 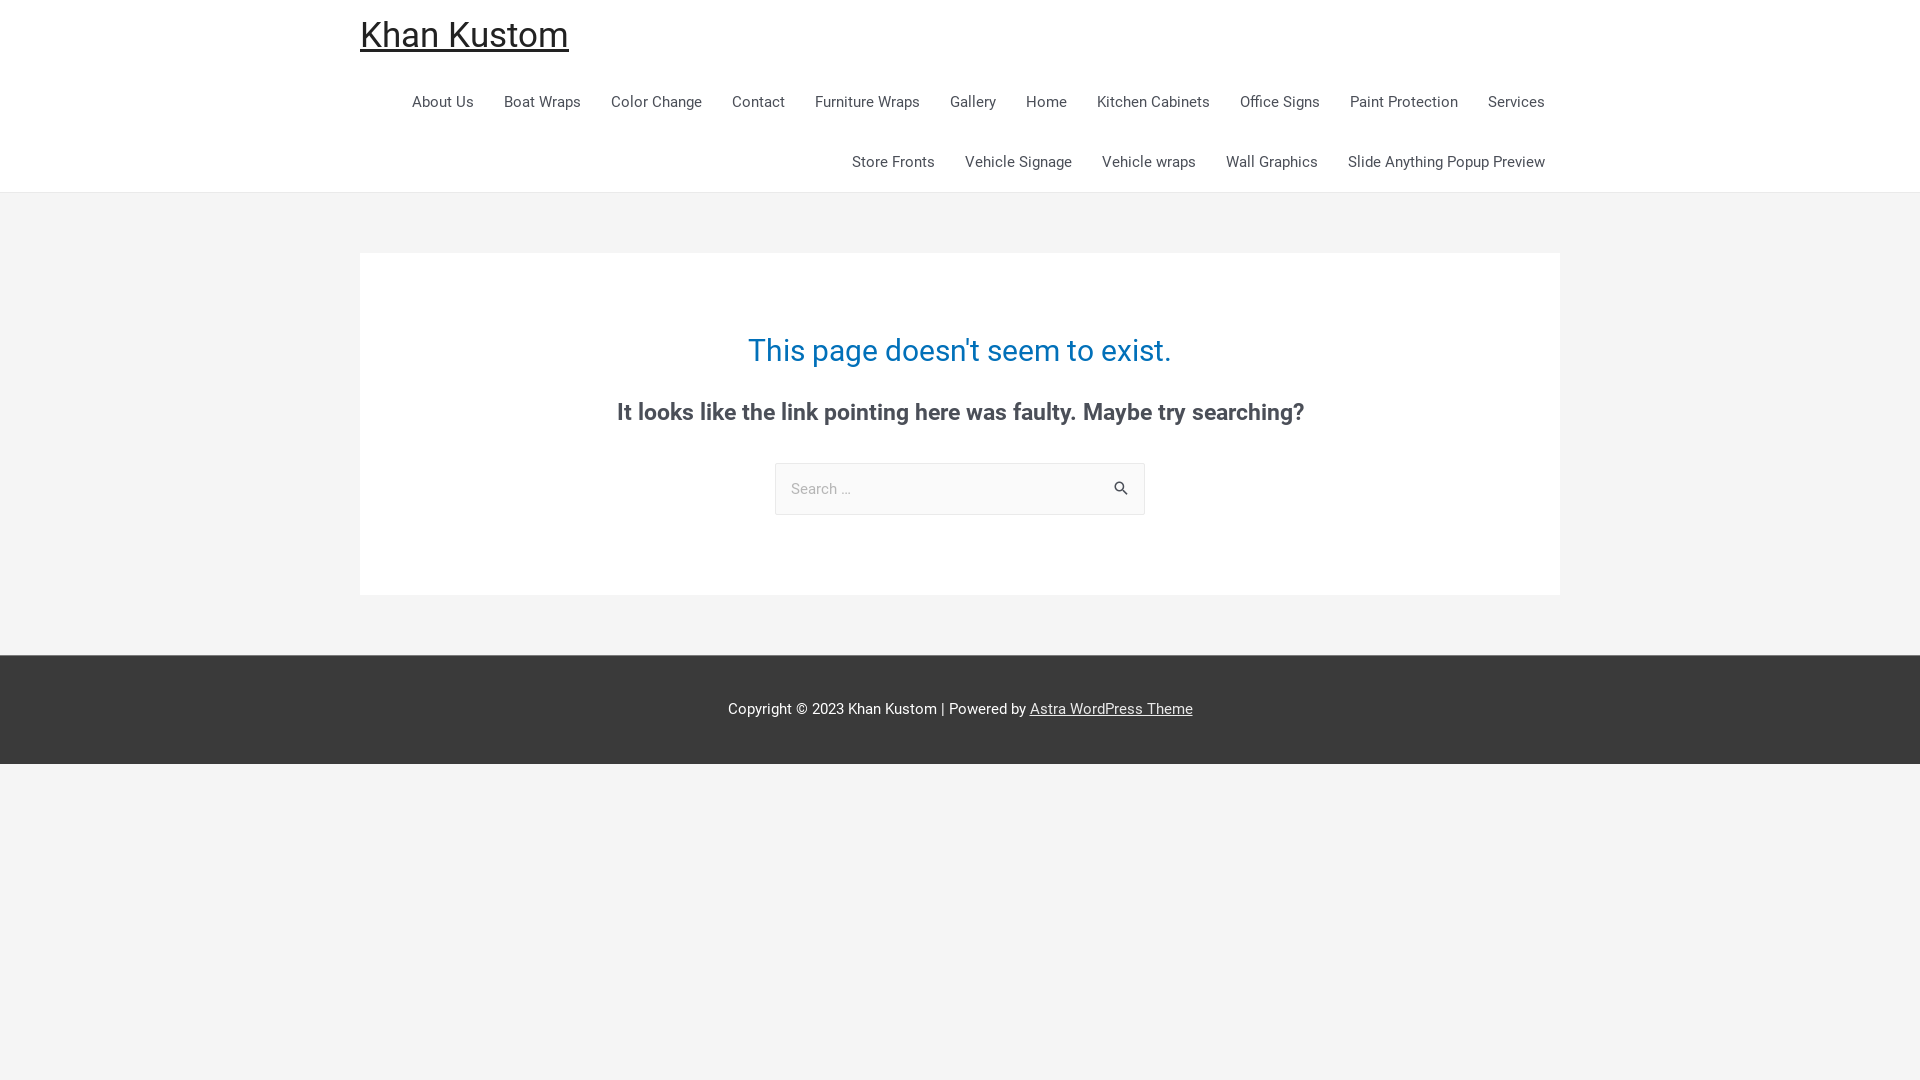 What do you see at coordinates (1045, 101) in the screenshot?
I see `'Home'` at bounding box center [1045, 101].